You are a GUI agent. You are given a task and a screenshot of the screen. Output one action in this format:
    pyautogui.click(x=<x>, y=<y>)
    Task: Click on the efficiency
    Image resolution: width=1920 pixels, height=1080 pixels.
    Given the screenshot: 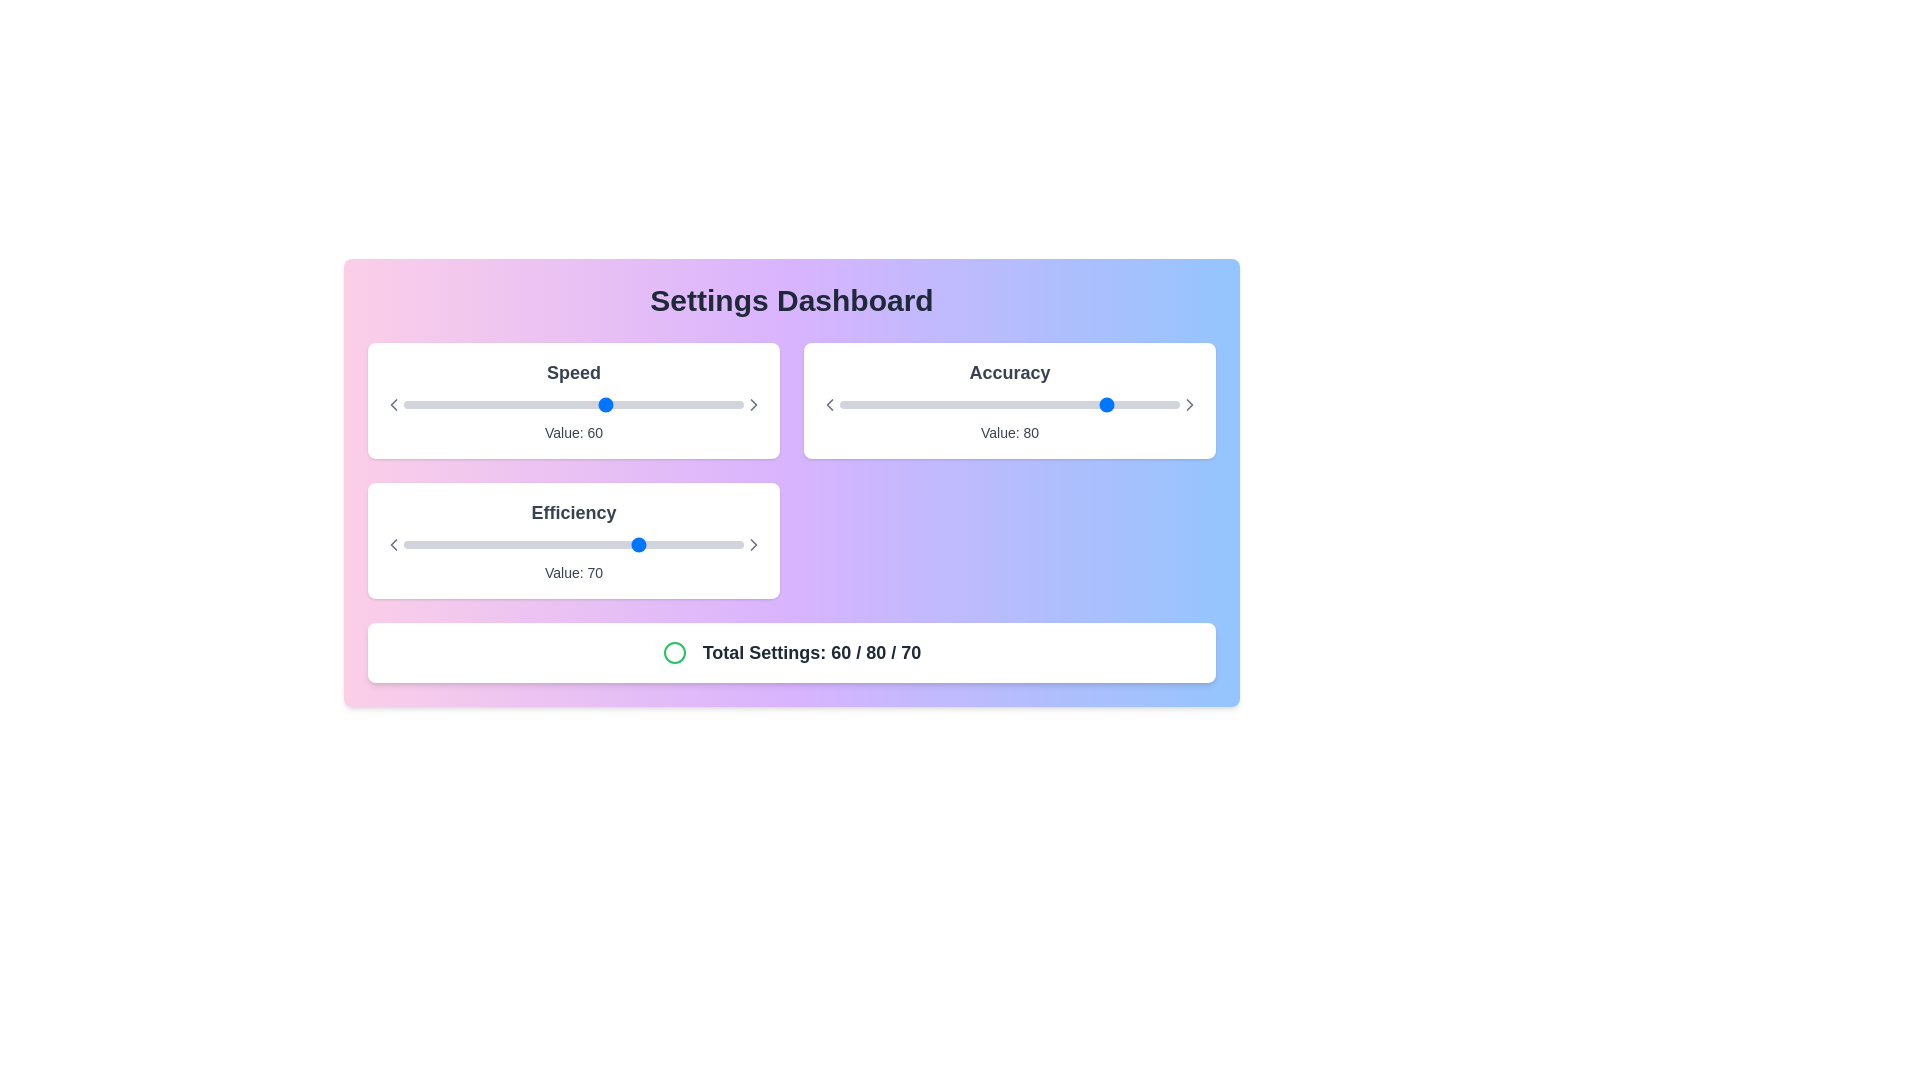 What is the action you would take?
    pyautogui.click(x=505, y=544)
    